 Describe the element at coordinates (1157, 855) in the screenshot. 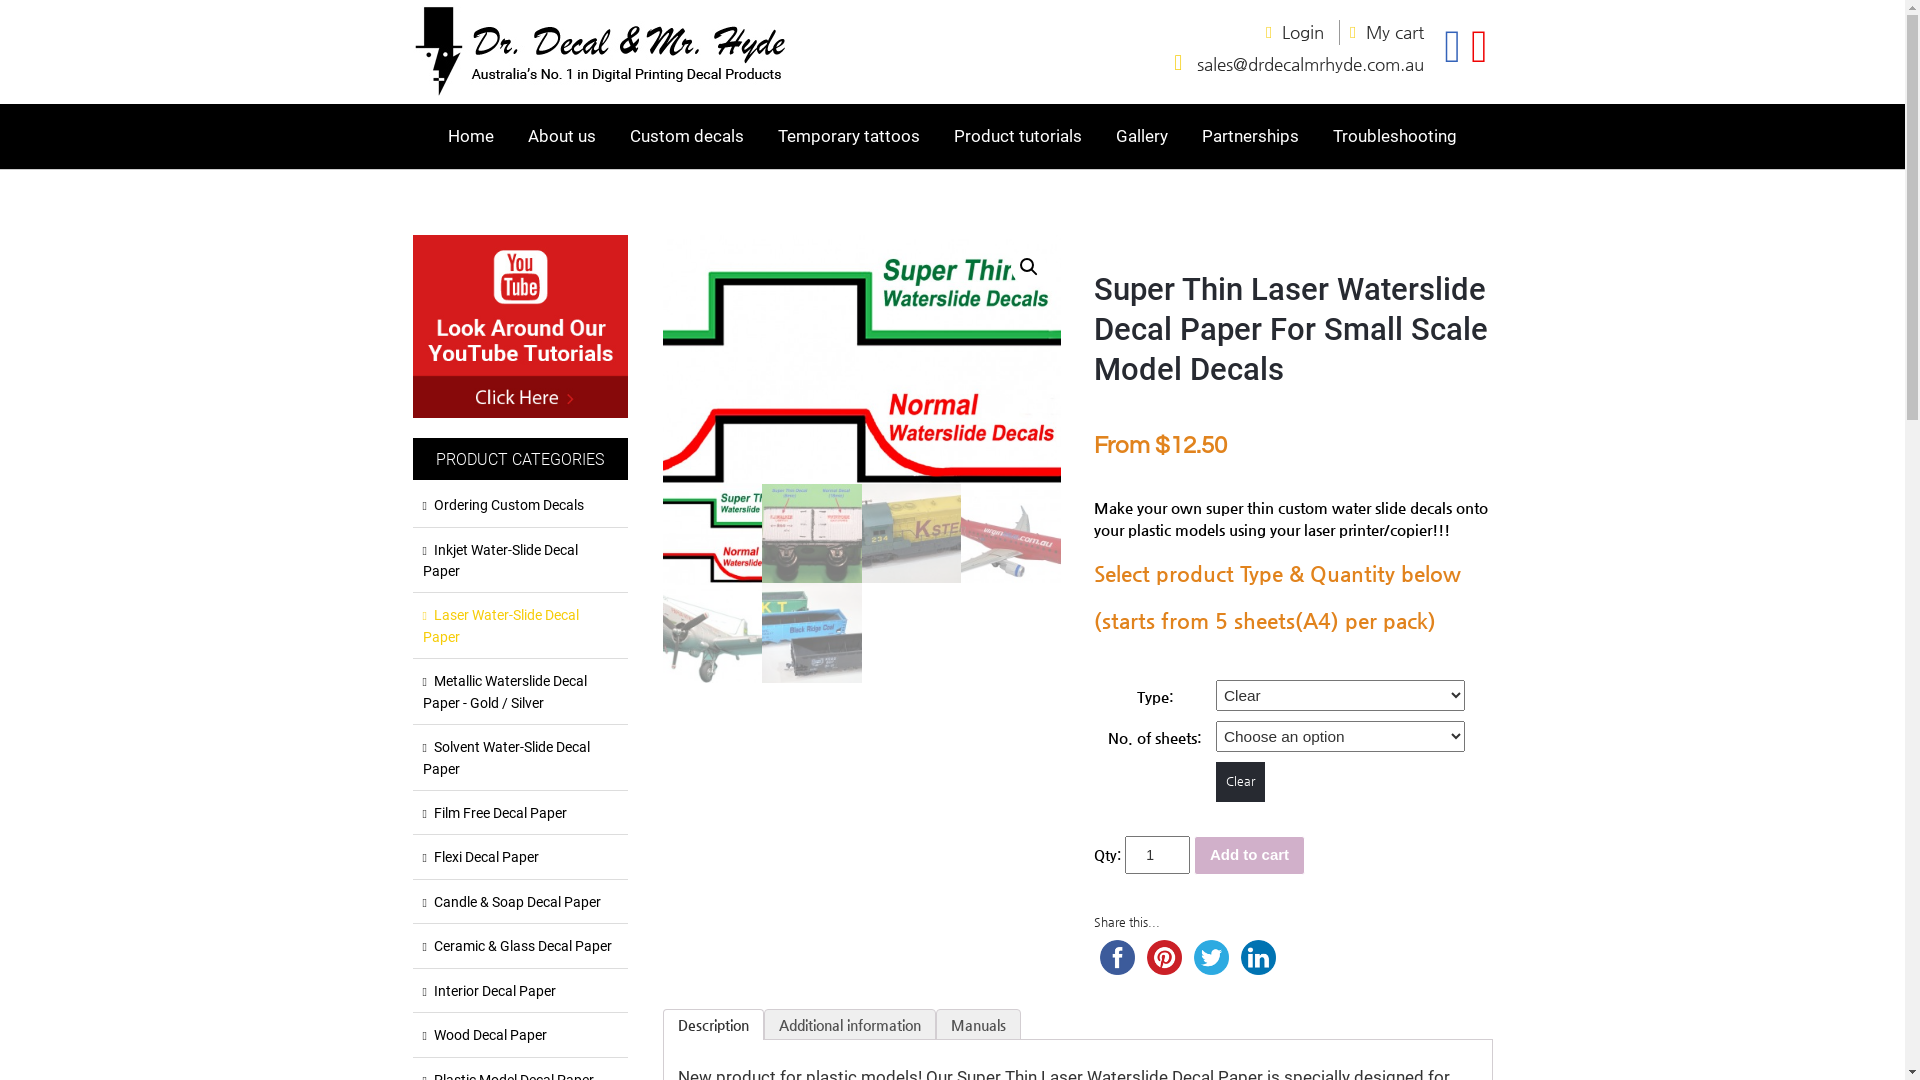

I see `'Qty'` at that location.